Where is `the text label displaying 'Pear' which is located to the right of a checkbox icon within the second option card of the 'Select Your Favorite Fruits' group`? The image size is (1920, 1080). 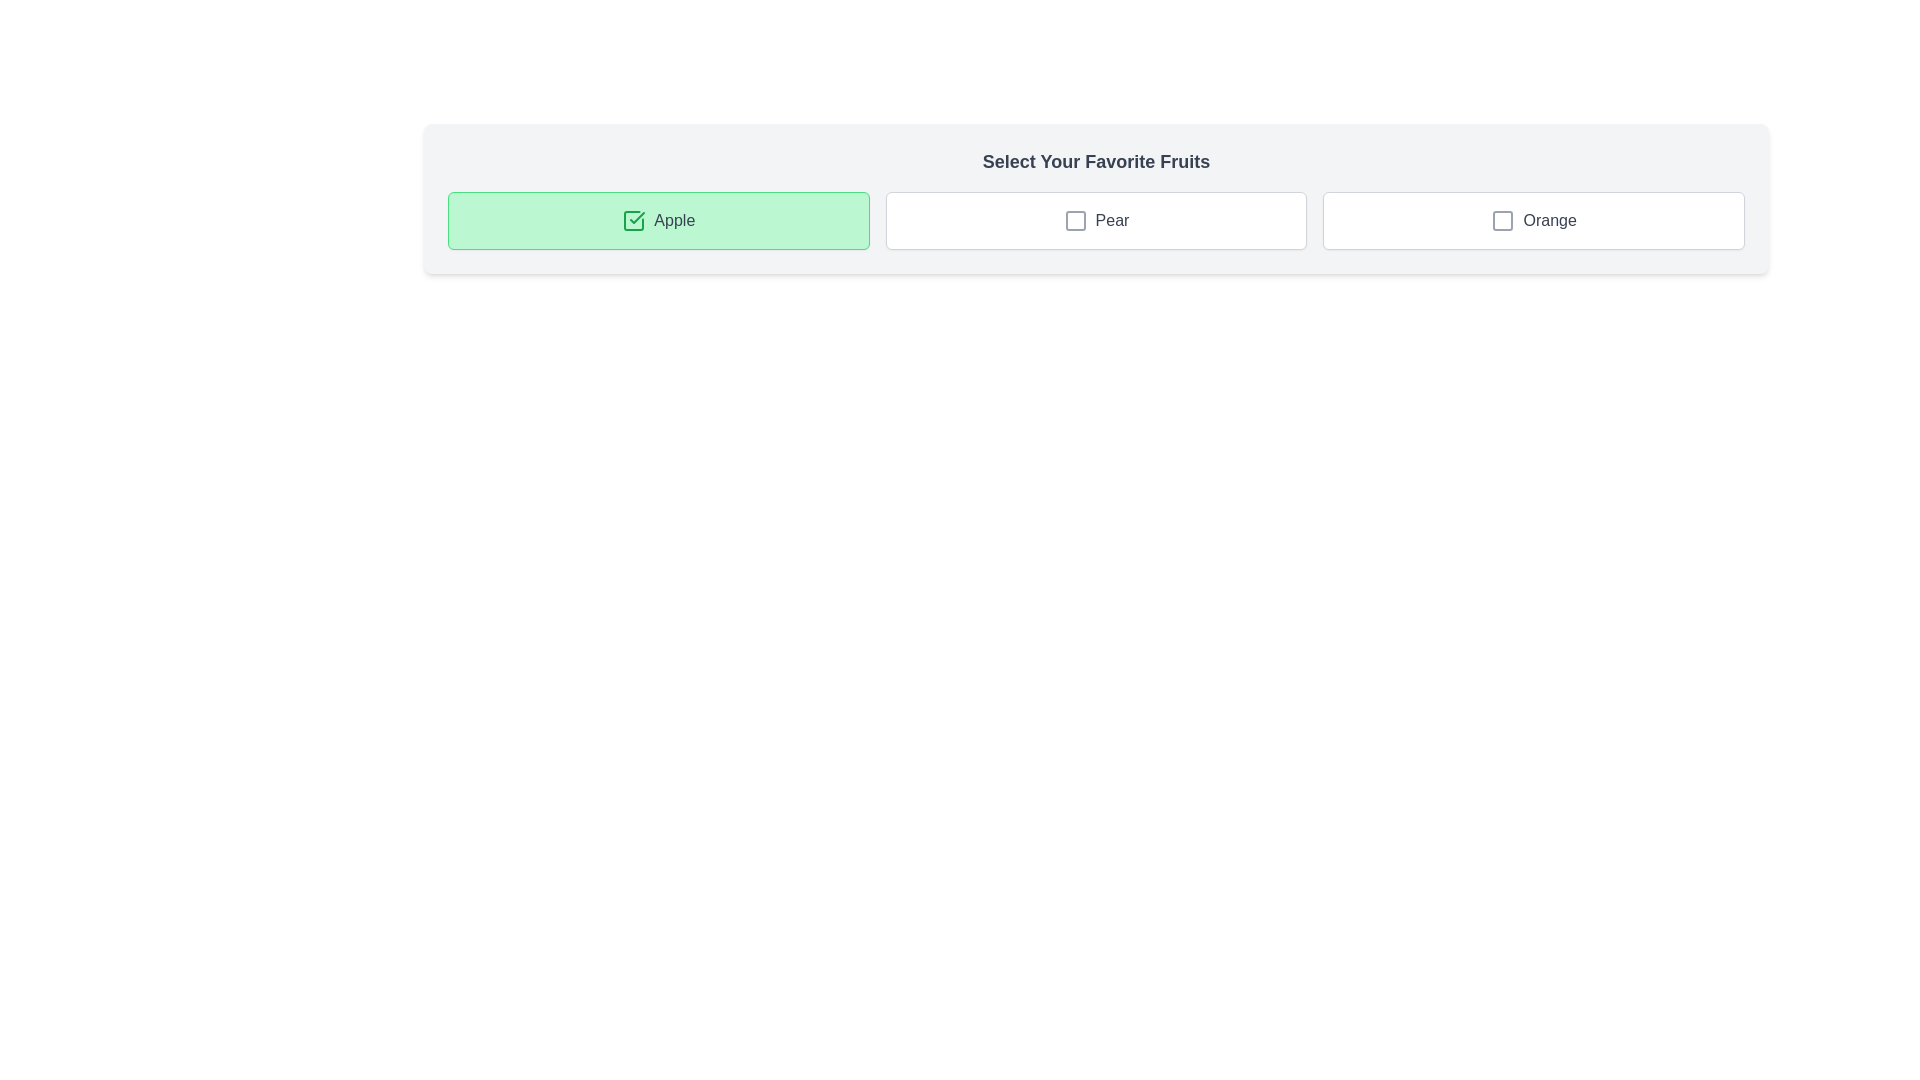
the text label displaying 'Pear' which is located to the right of a checkbox icon within the second option card of the 'Select Your Favorite Fruits' group is located at coordinates (1111, 220).